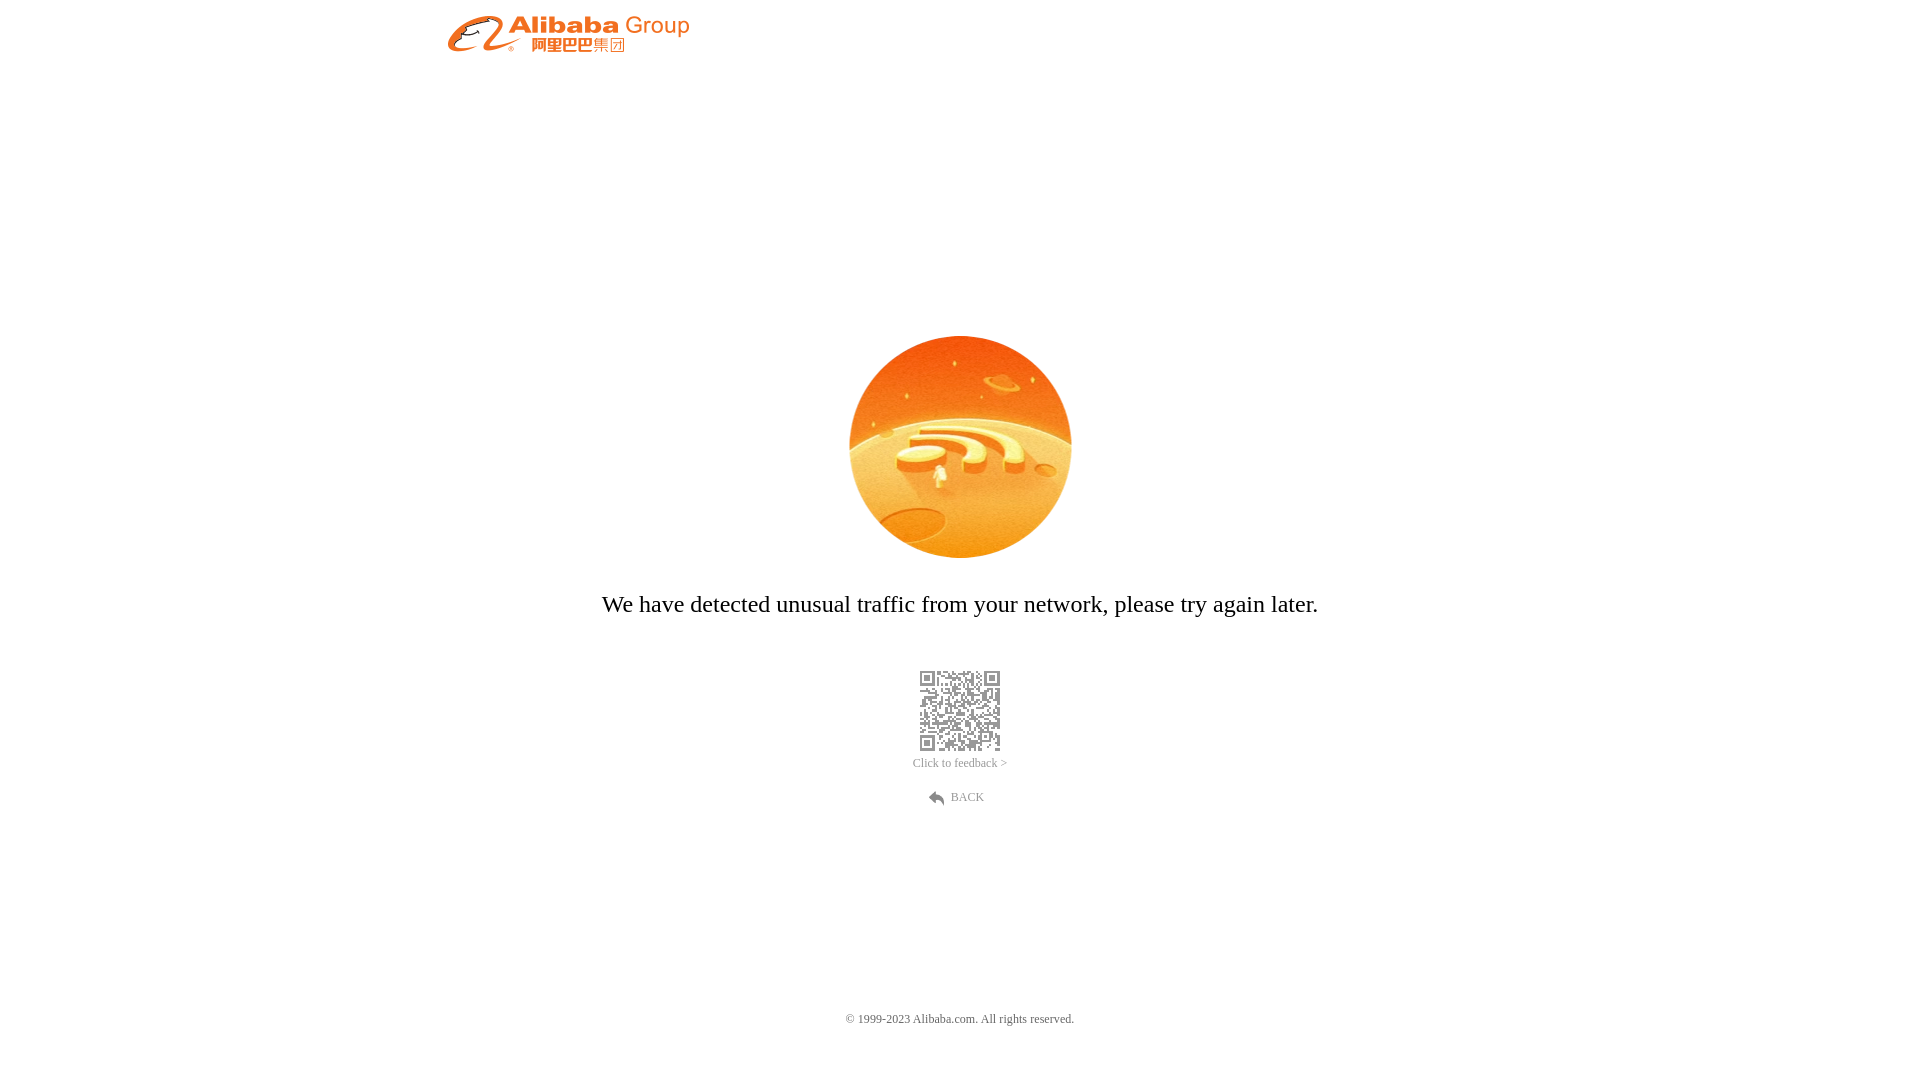 Image resolution: width=1920 pixels, height=1080 pixels. I want to click on 'BACK', so click(960, 794).